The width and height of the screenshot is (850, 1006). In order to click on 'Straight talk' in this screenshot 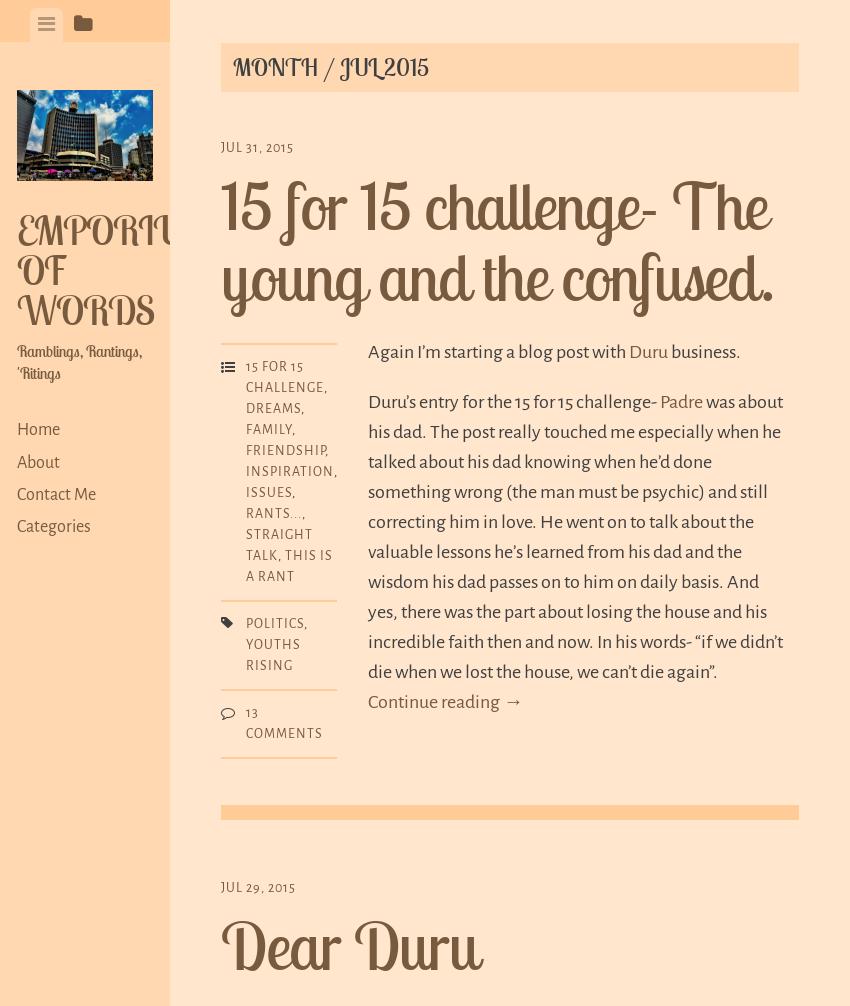, I will do `click(245, 544)`.